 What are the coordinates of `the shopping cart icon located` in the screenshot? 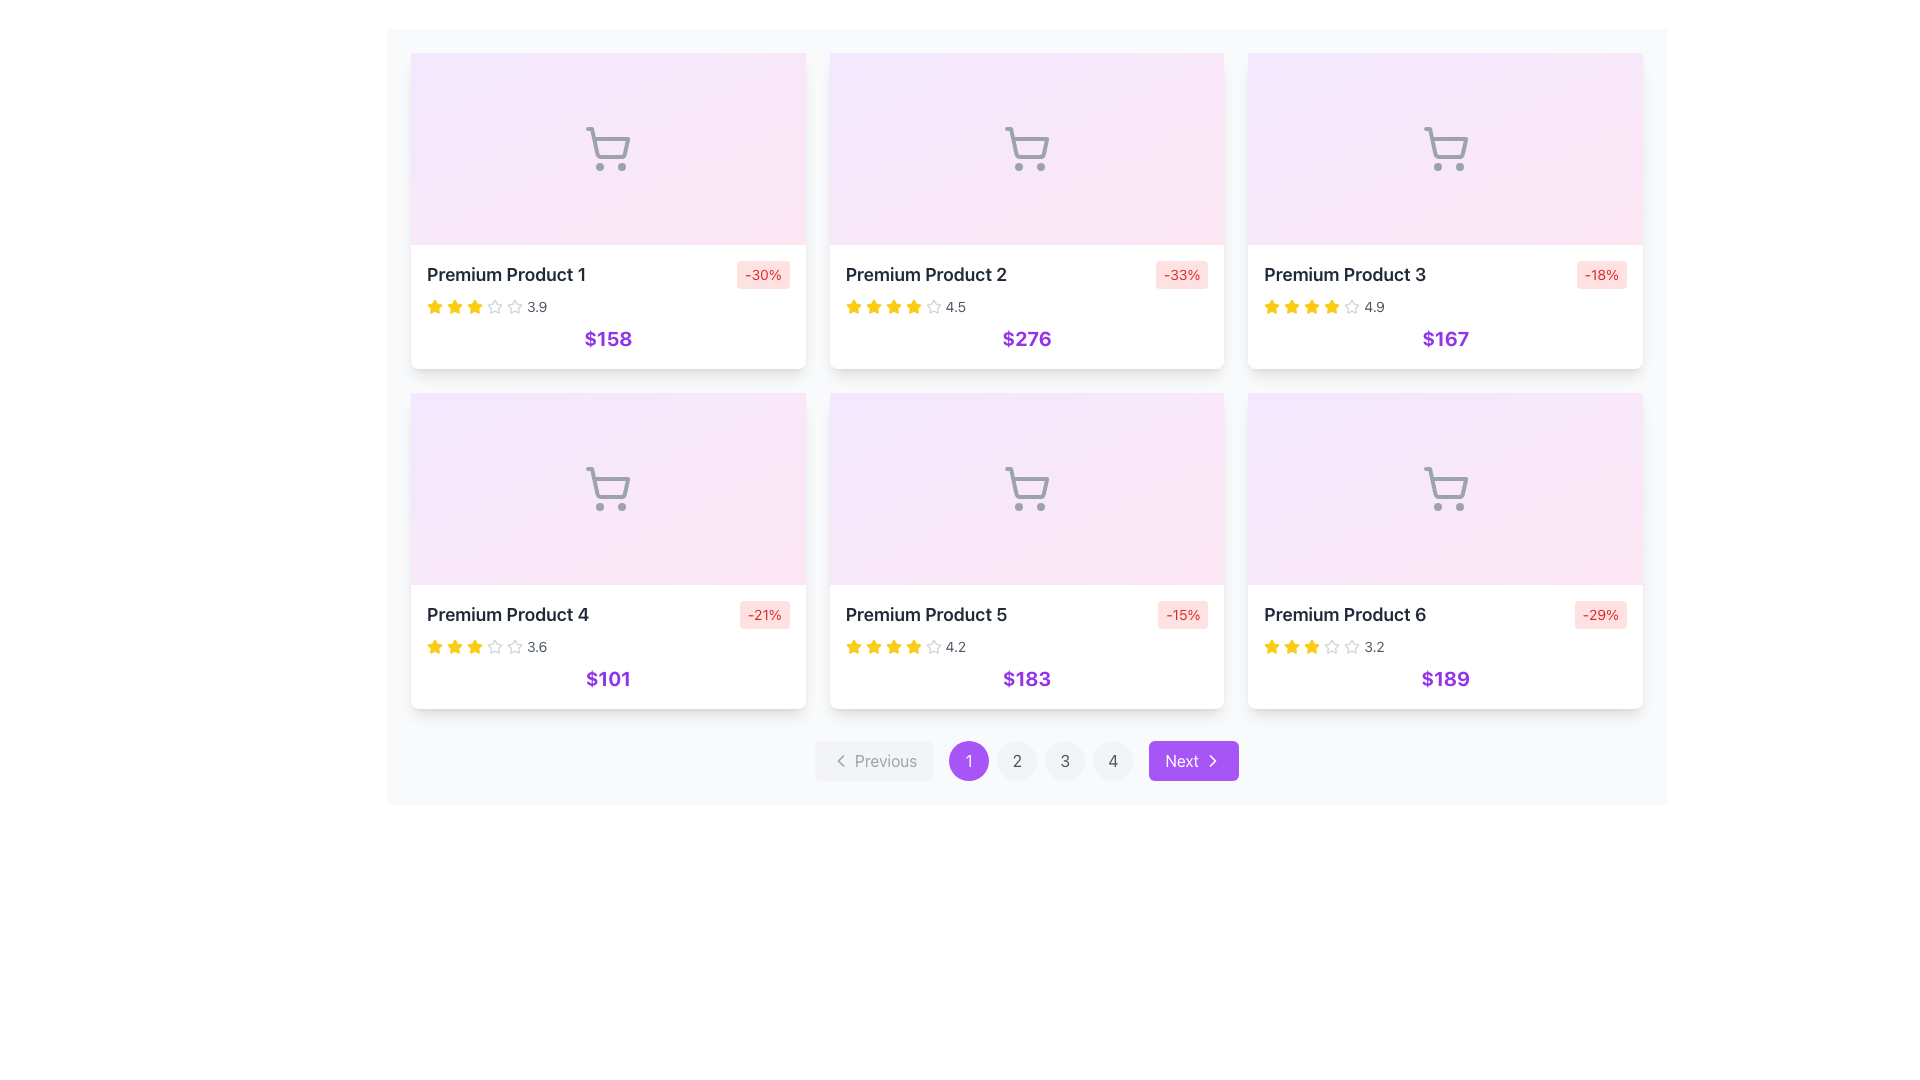 It's located at (1445, 489).